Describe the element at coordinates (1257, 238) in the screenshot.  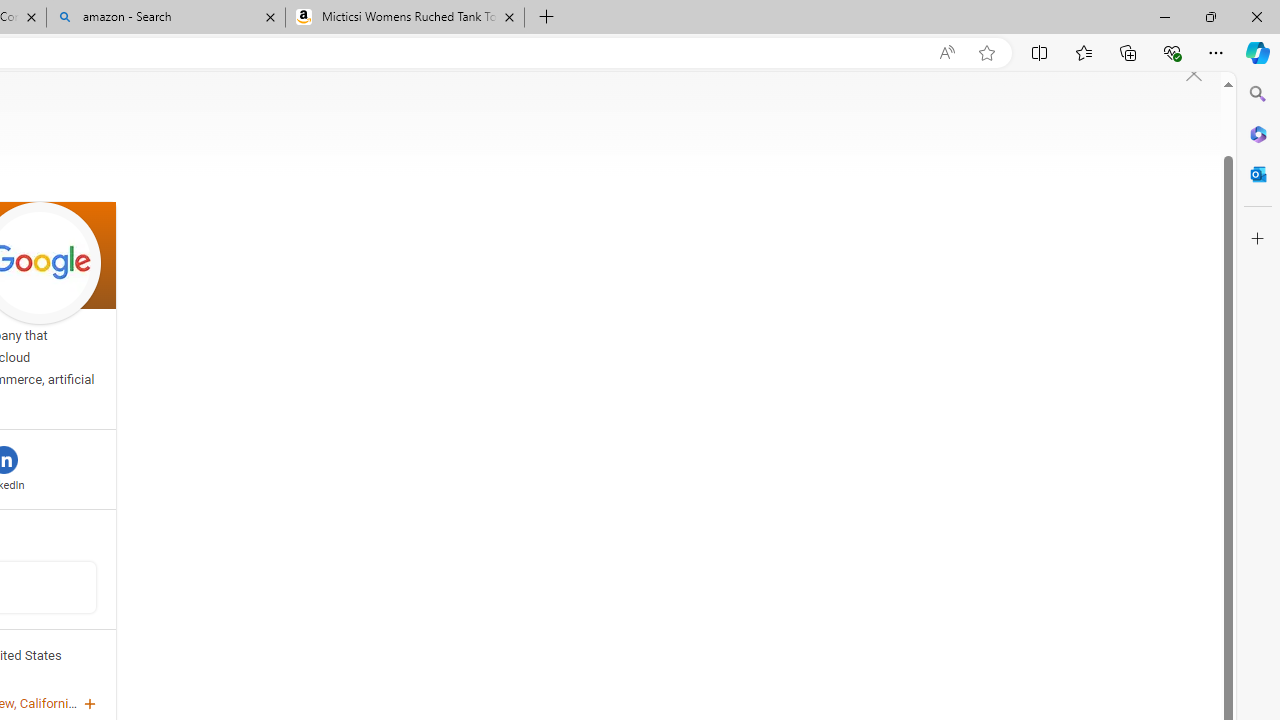
I see `'Customize'` at that location.